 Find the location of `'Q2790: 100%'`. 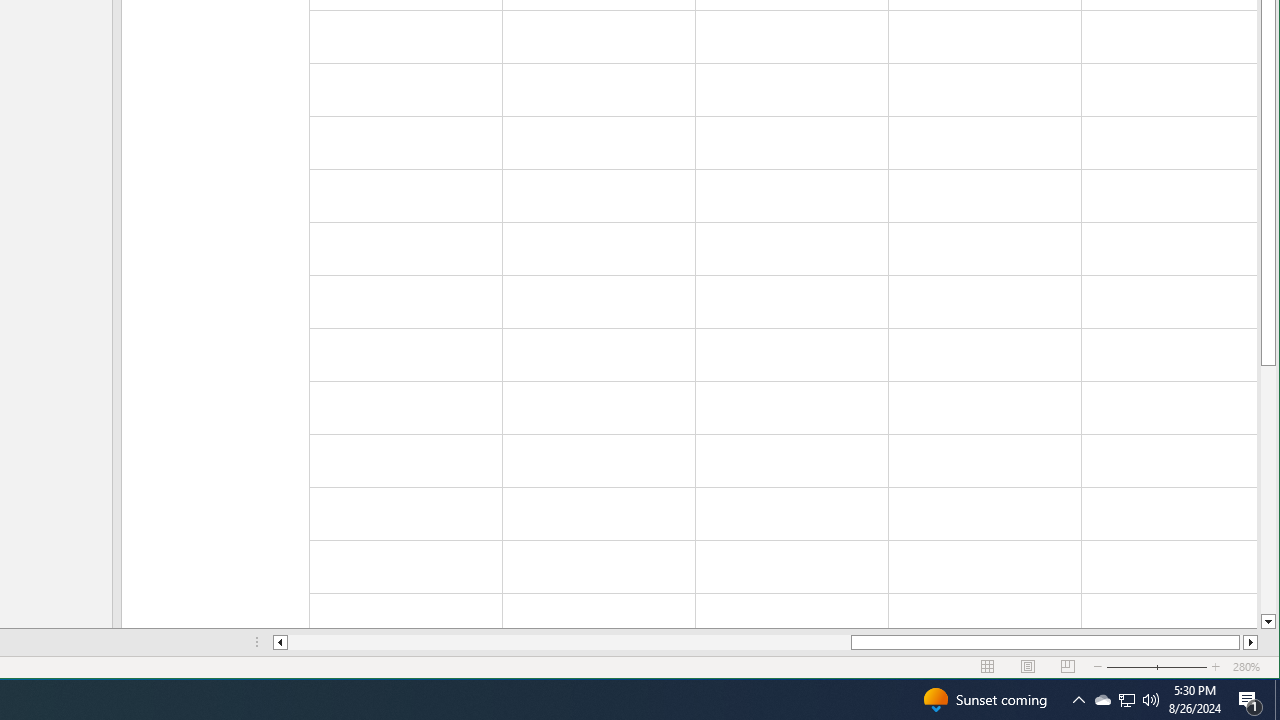

'Q2790: 100%' is located at coordinates (1127, 698).